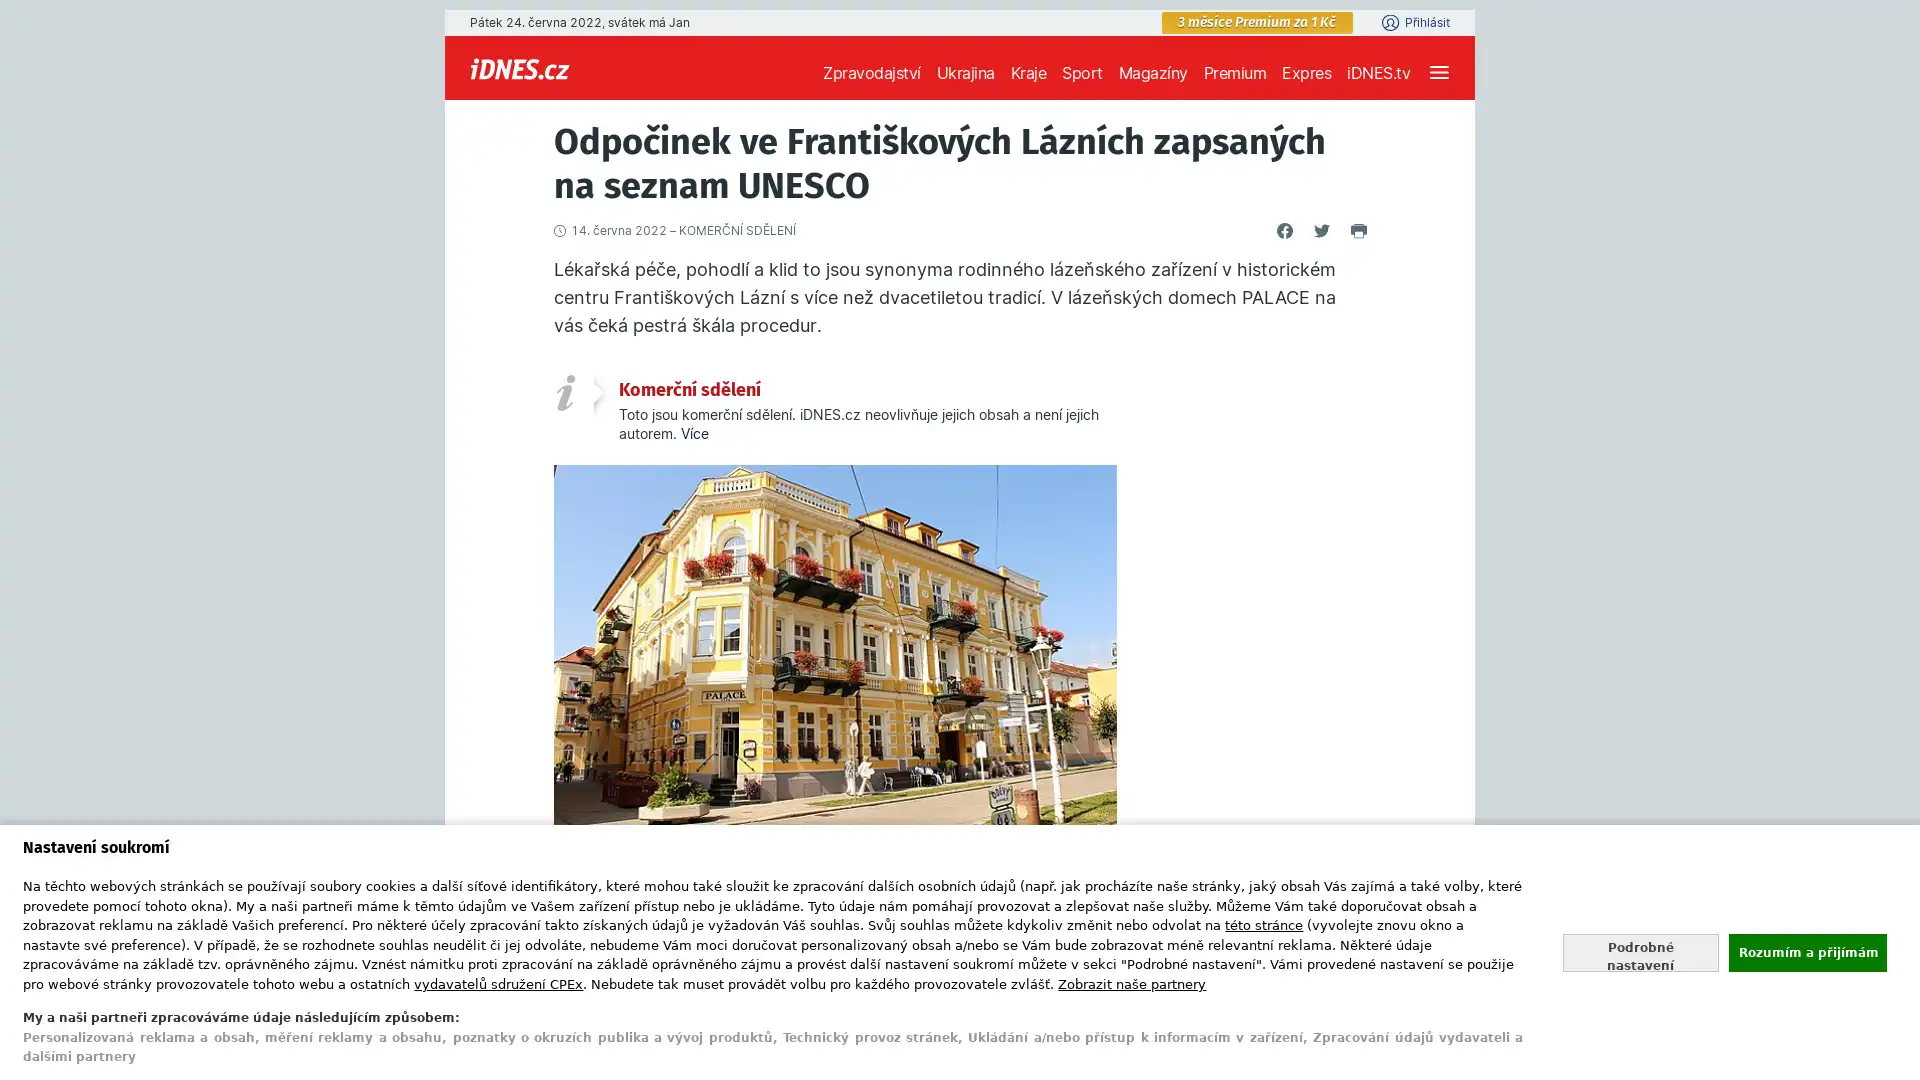  I want to click on Nastavte sve souhlasy, so click(1640, 951).